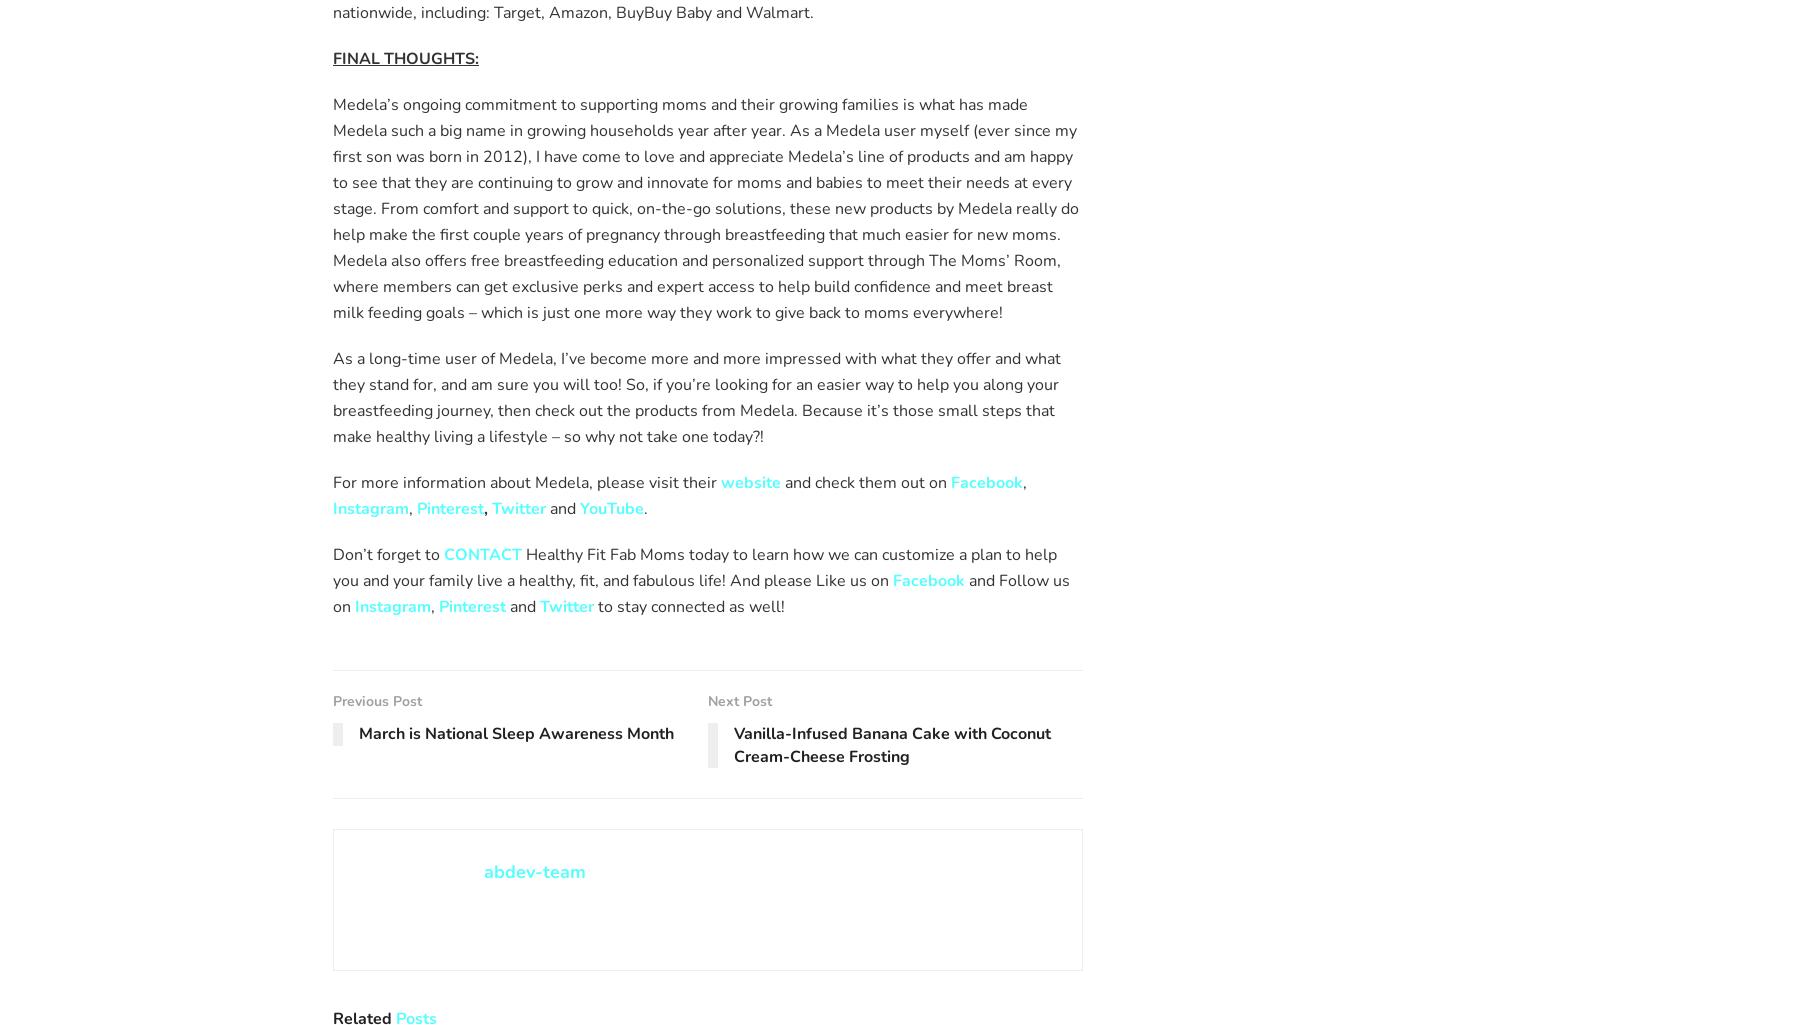 Image resolution: width=1806 pixels, height=1025 pixels. What do you see at coordinates (377, 699) in the screenshot?
I see `'Previous Post'` at bounding box center [377, 699].